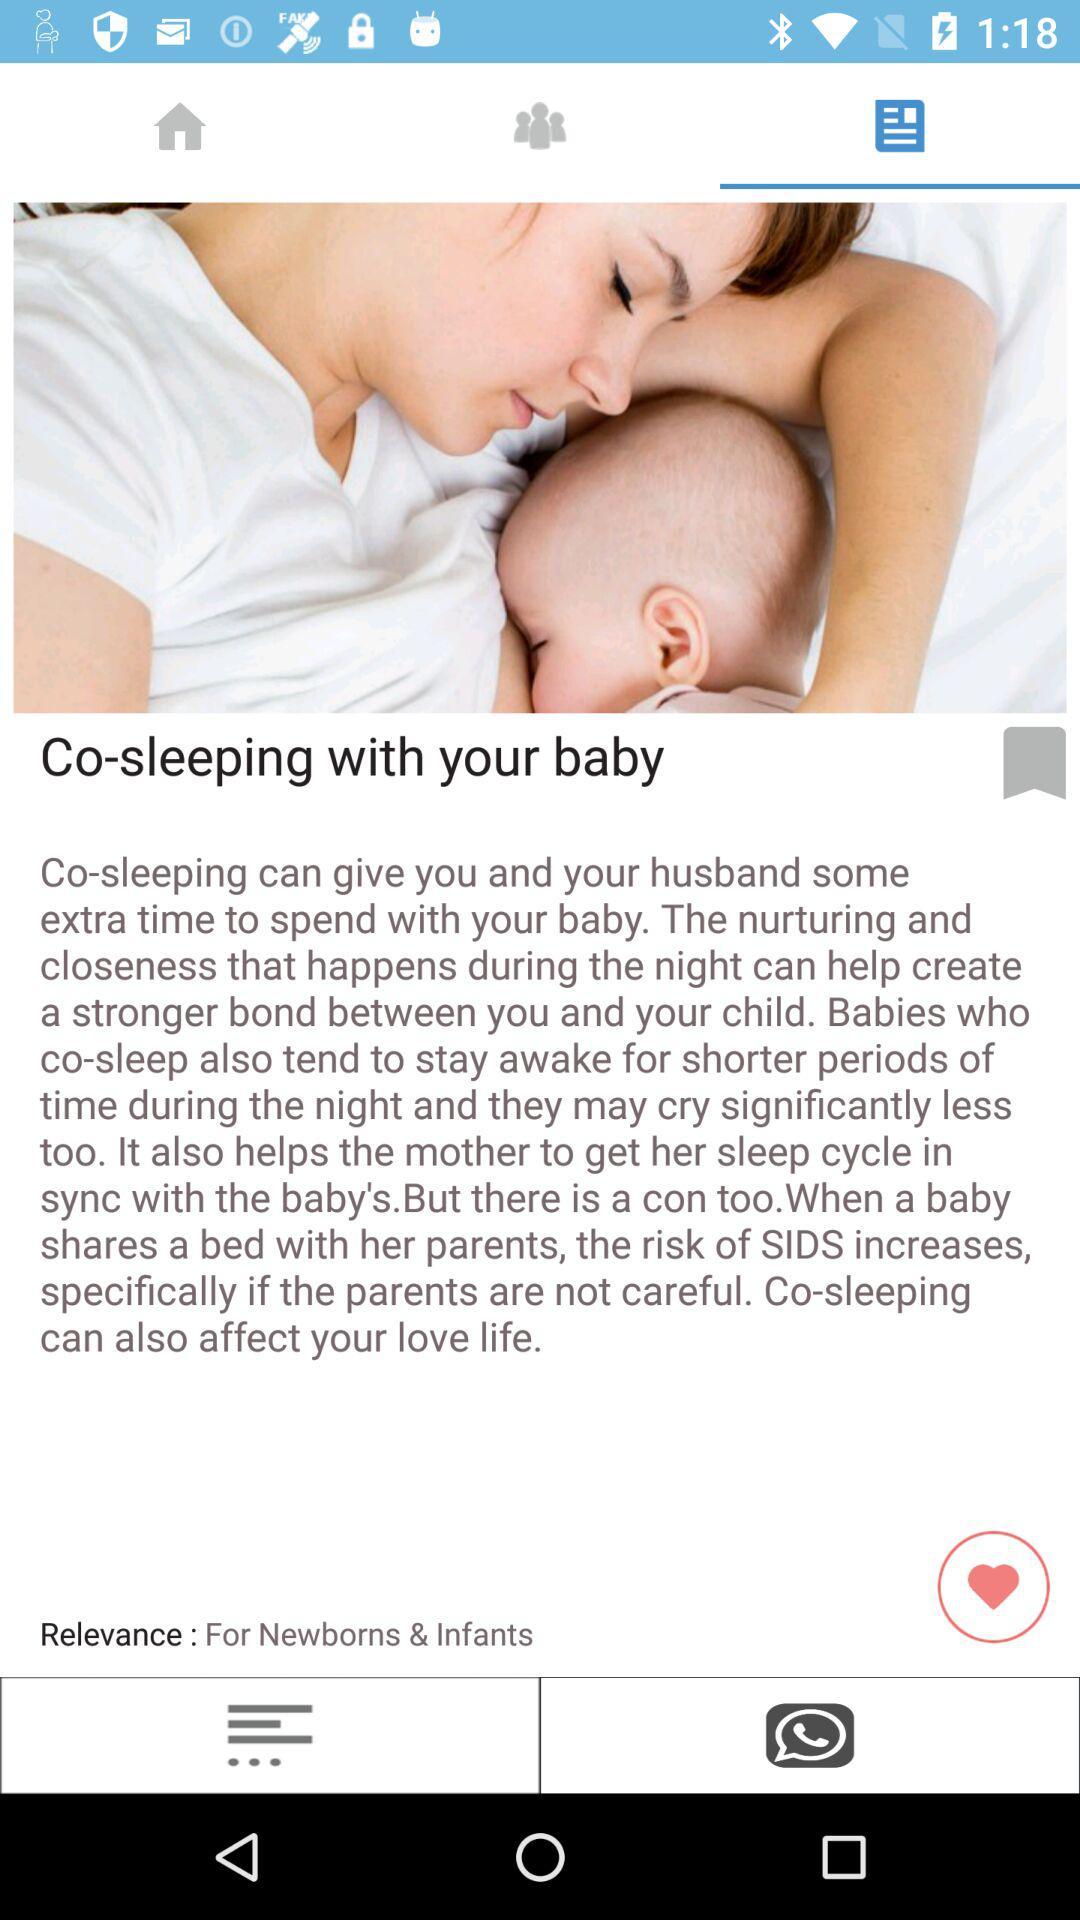  Describe the element at coordinates (1001, 1584) in the screenshot. I see `the favorite icon` at that location.